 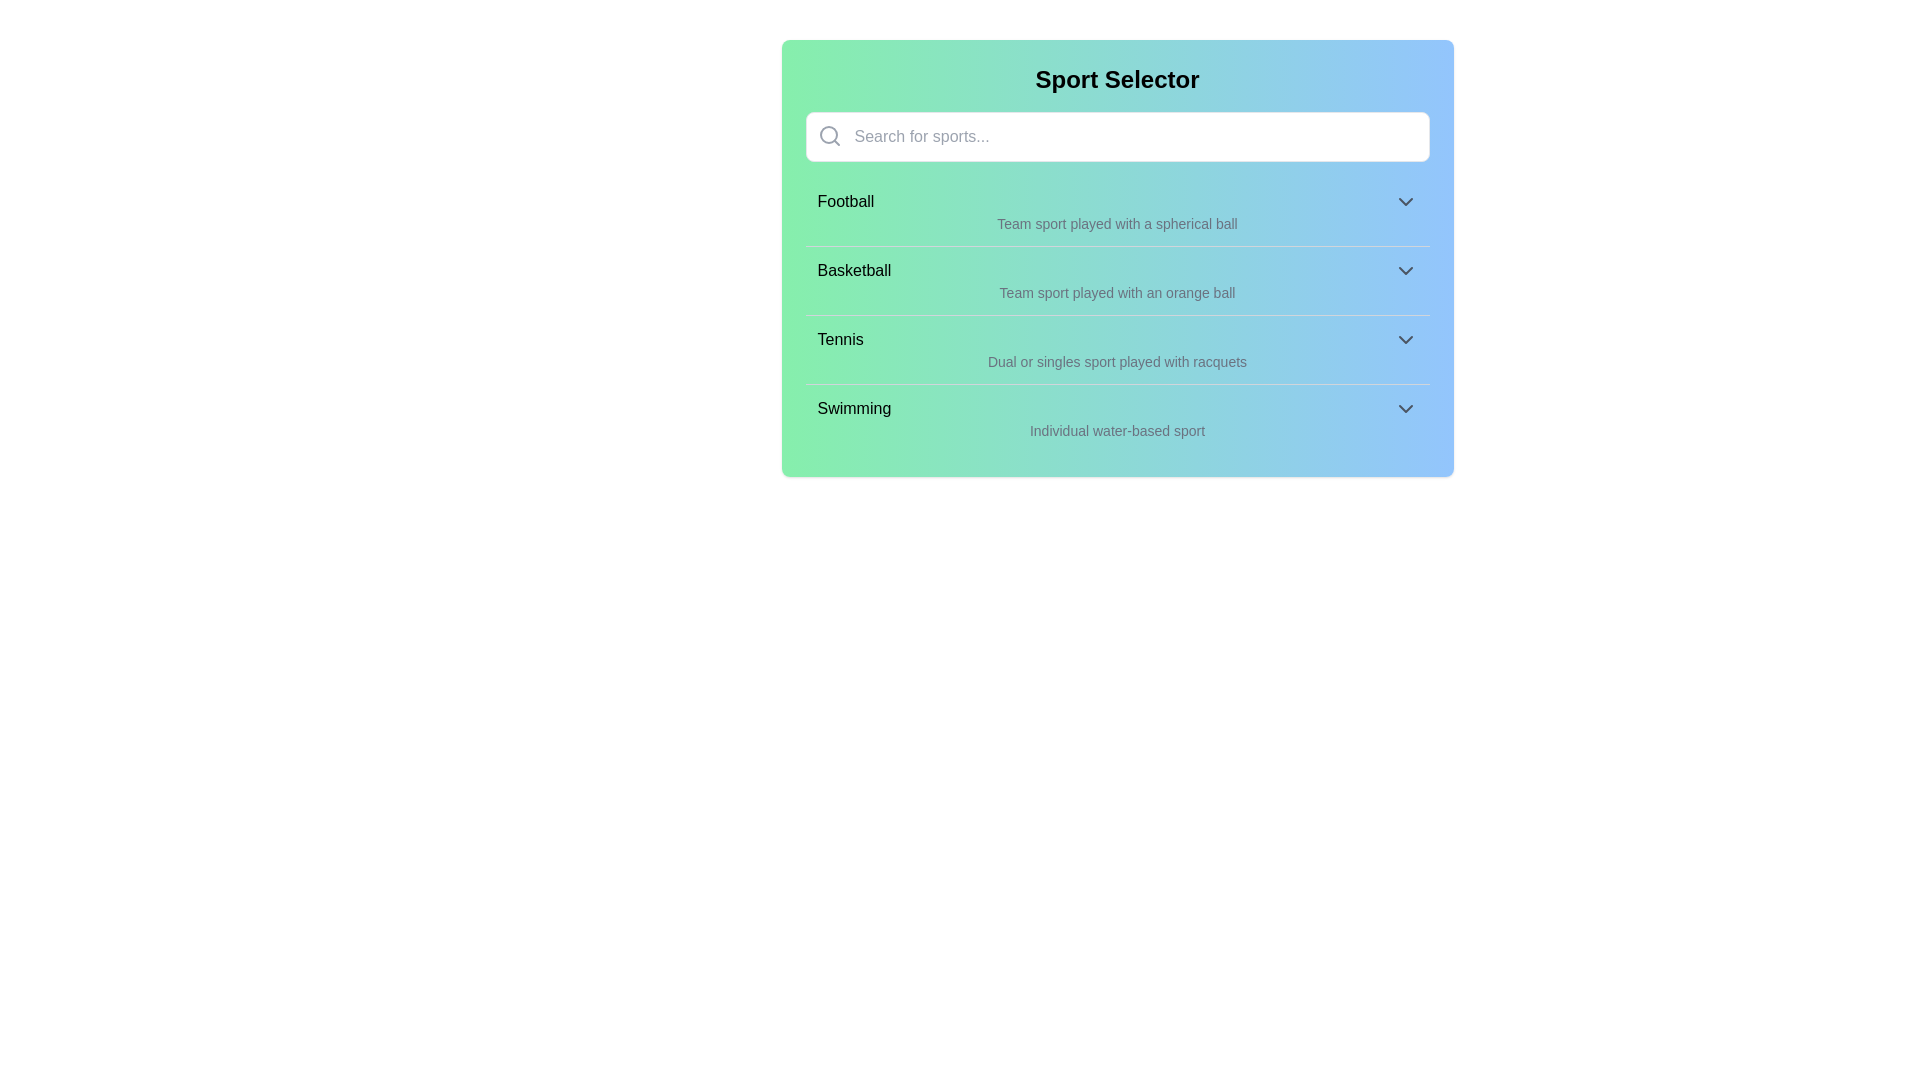 I want to click on the first selectable item in the 'Sport Selector' dropdown related to the 'Football' category, so click(x=1116, y=201).